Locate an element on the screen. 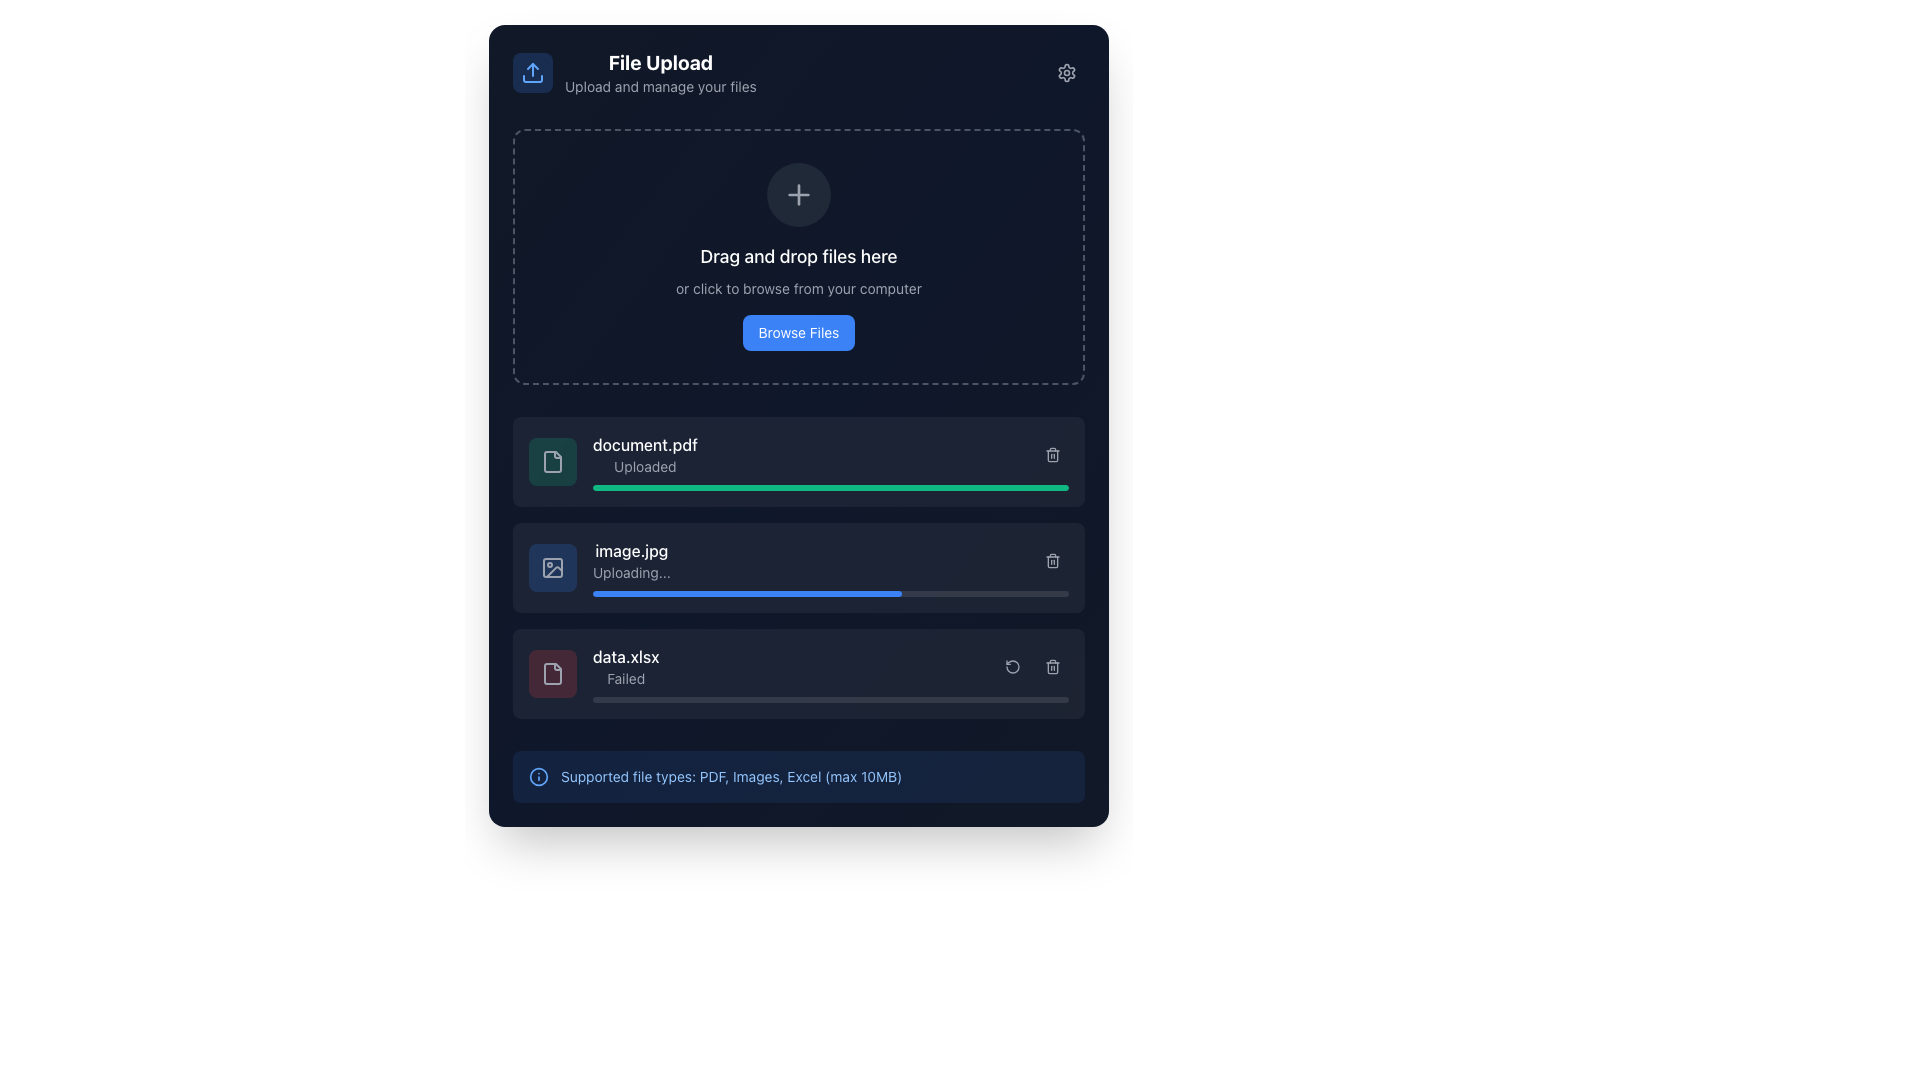 This screenshot has height=1080, width=1920. the circular icon with a blue outline located at the leftmost side of the footer, aligning with the text 'Supported file types: PDF, Images, Excel (max 10MB)' is located at coordinates (538, 775).